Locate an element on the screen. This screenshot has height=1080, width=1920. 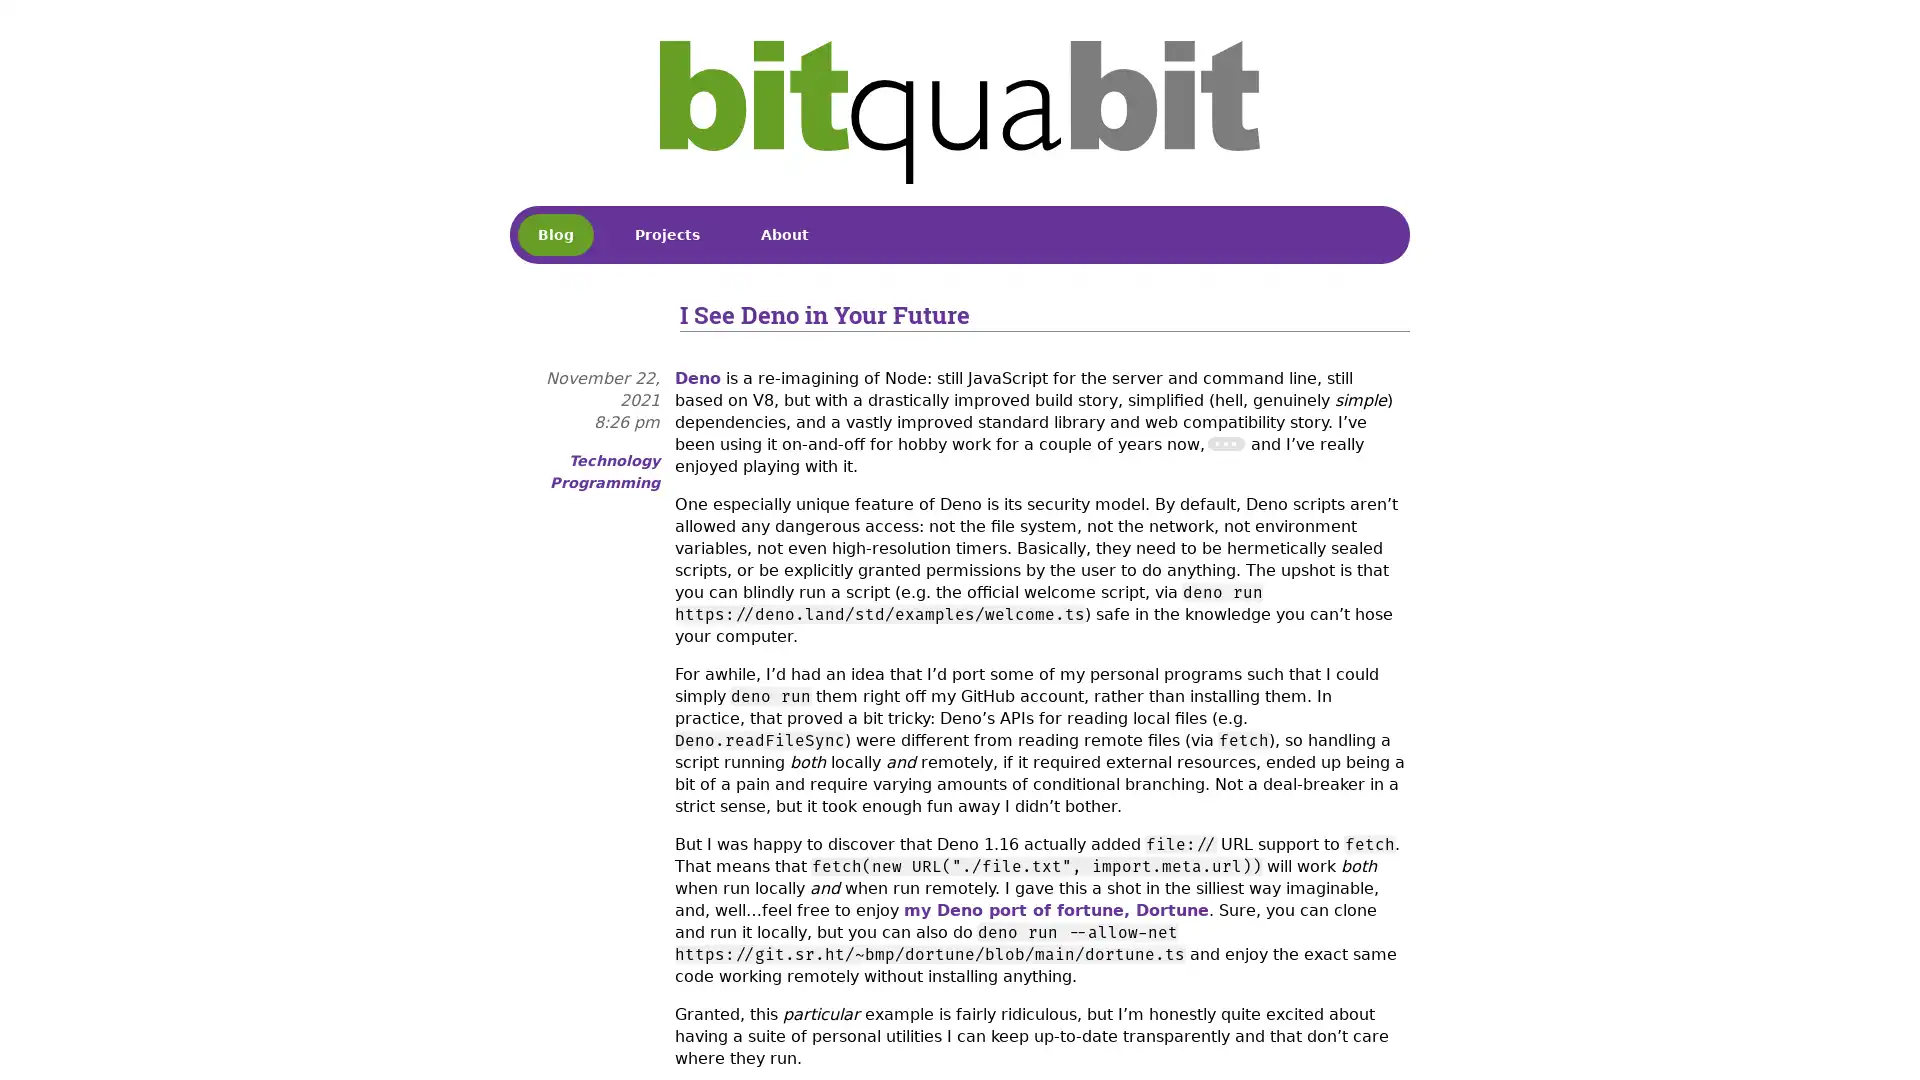
Footnote 1 is located at coordinates (1224, 442).